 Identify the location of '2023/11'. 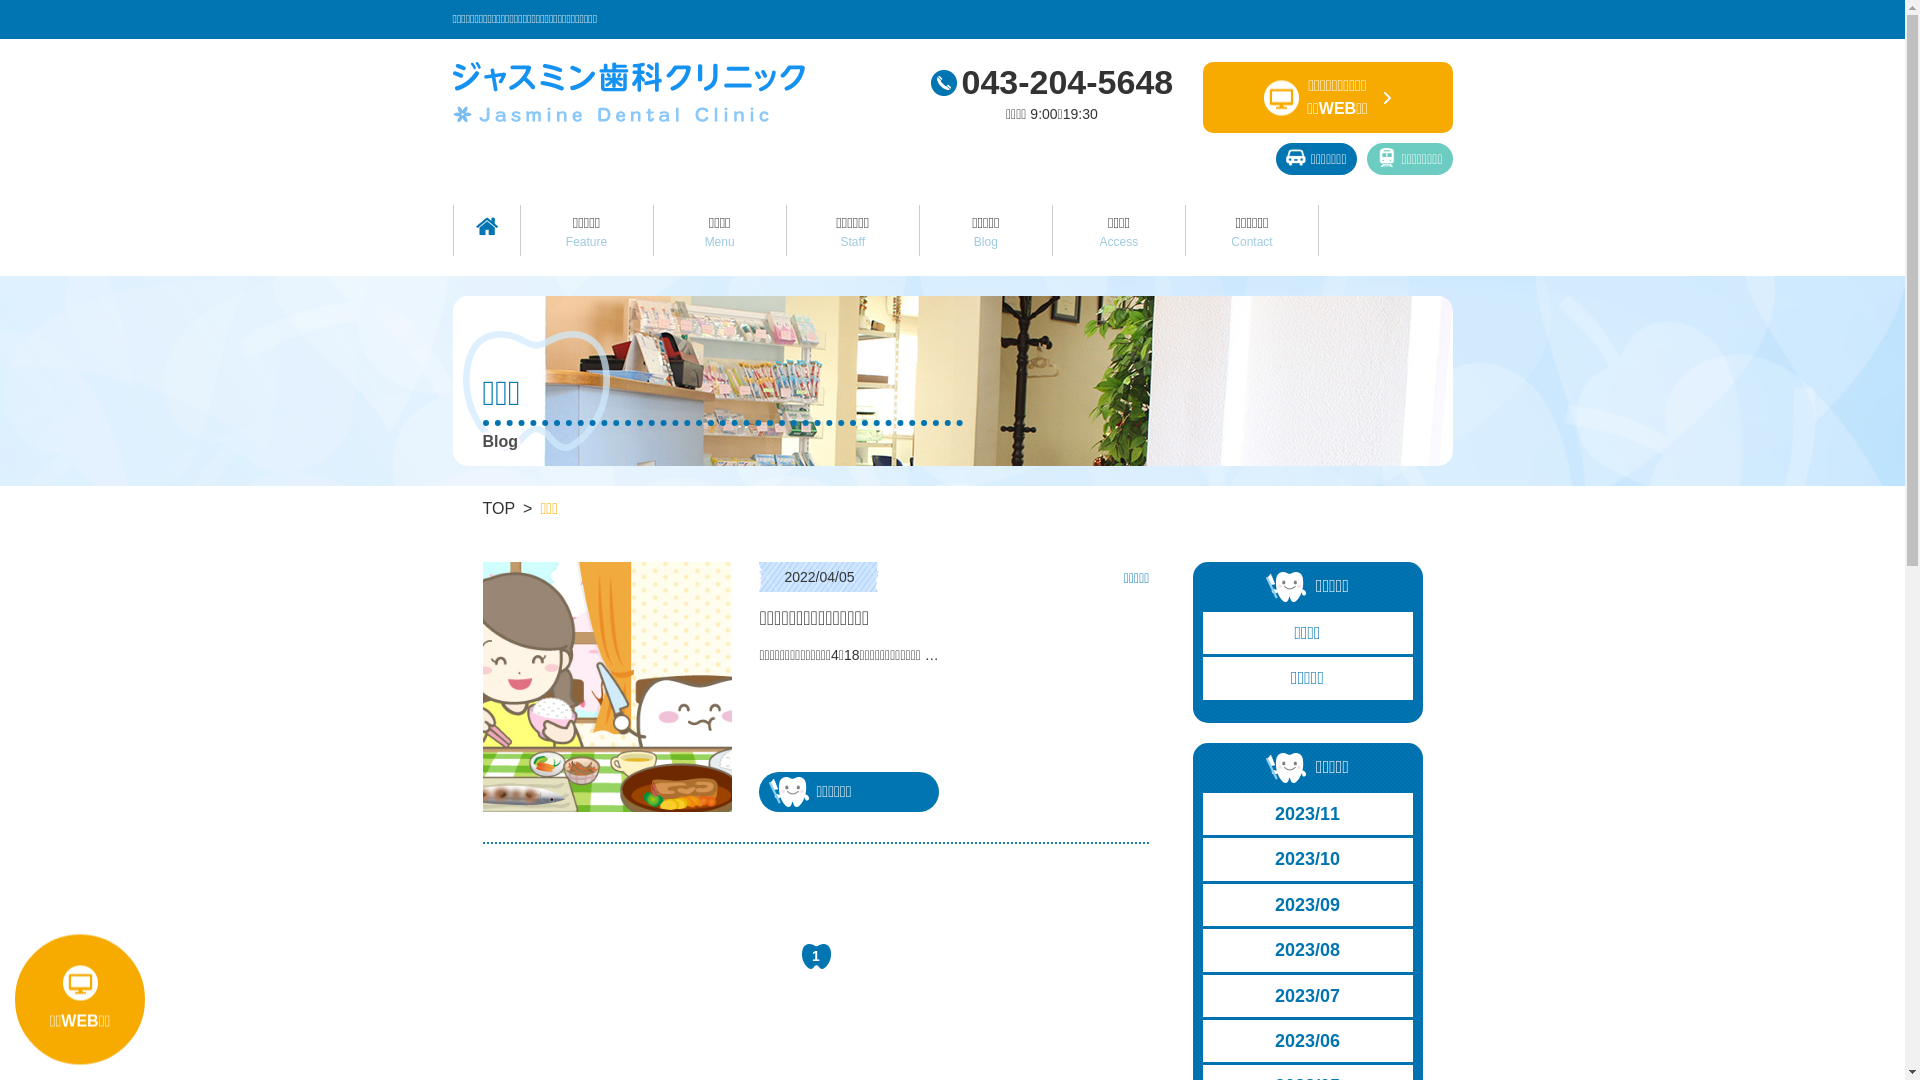
(1308, 813).